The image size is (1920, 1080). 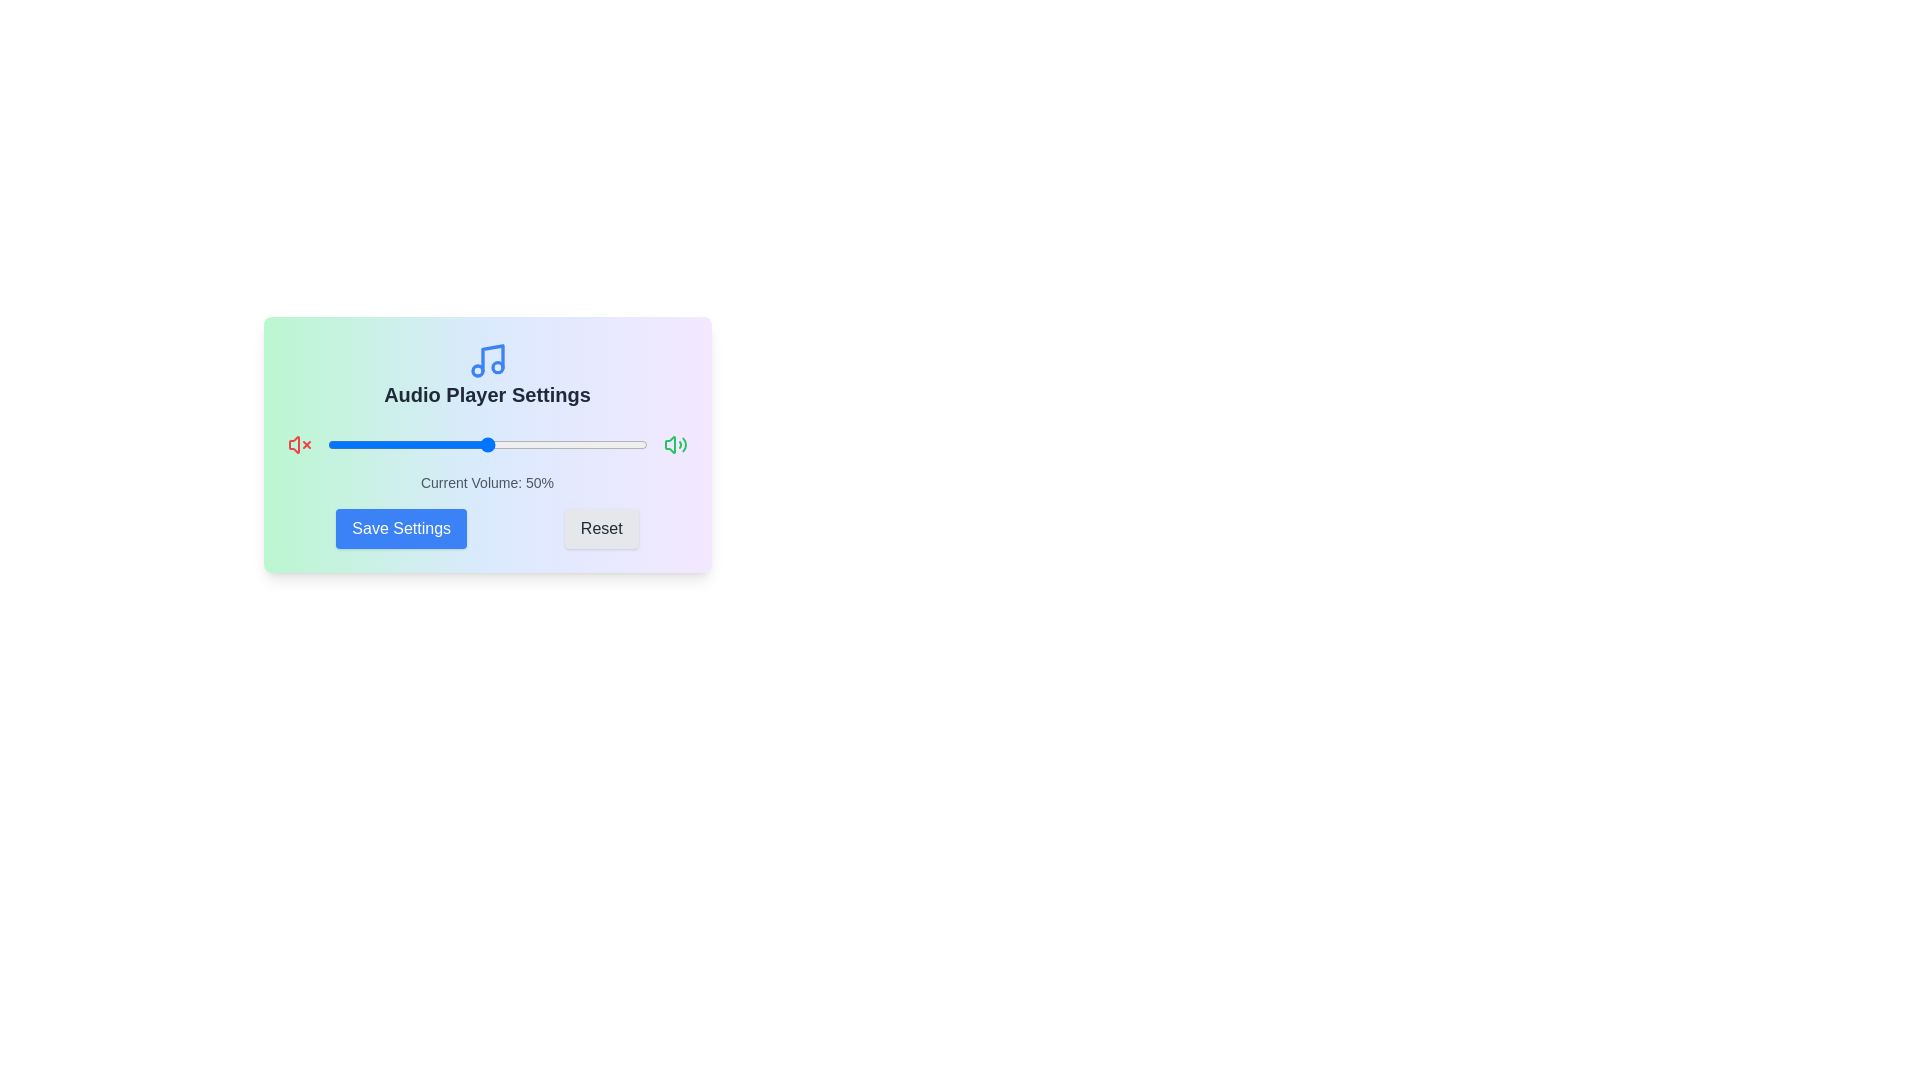 What do you see at coordinates (588, 443) in the screenshot?
I see `the slider value` at bounding box center [588, 443].